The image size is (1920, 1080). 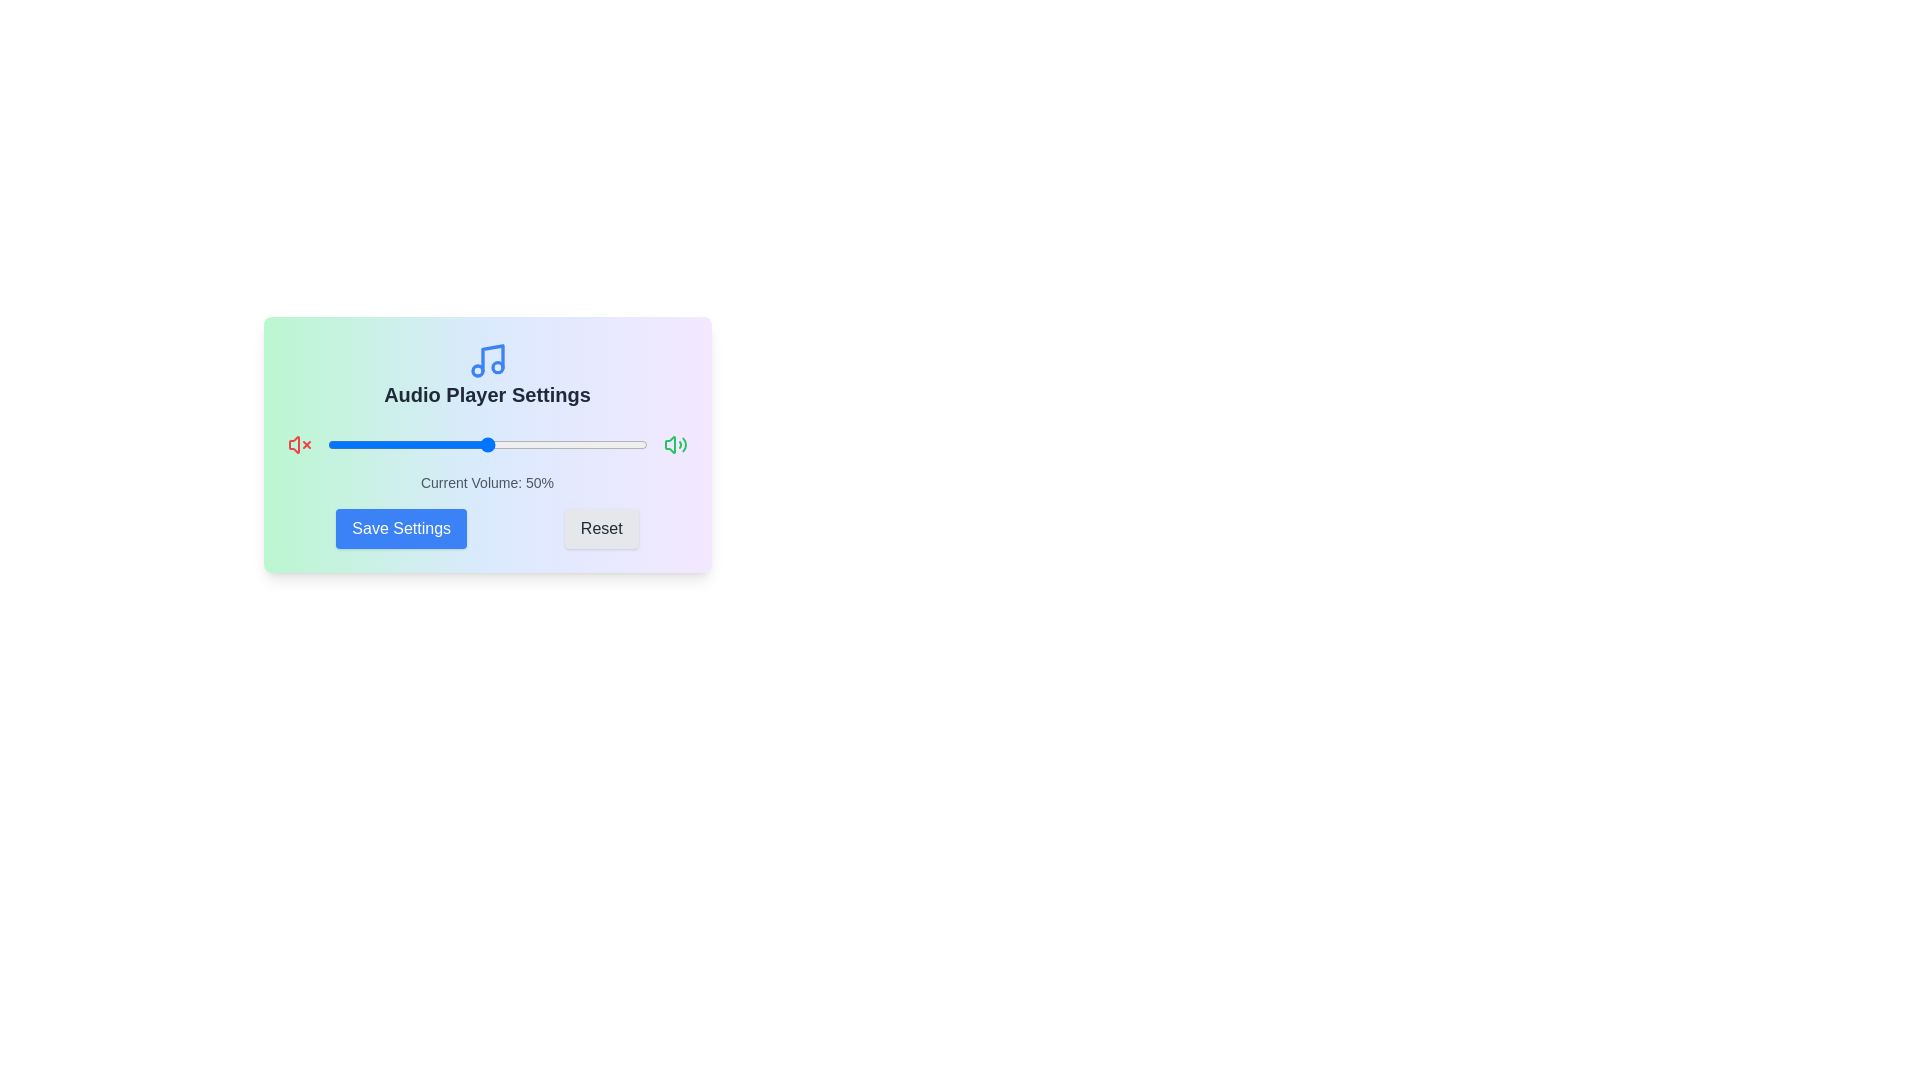 What do you see at coordinates (588, 443) in the screenshot?
I see `the slider value` at bounding box center [588, 443].